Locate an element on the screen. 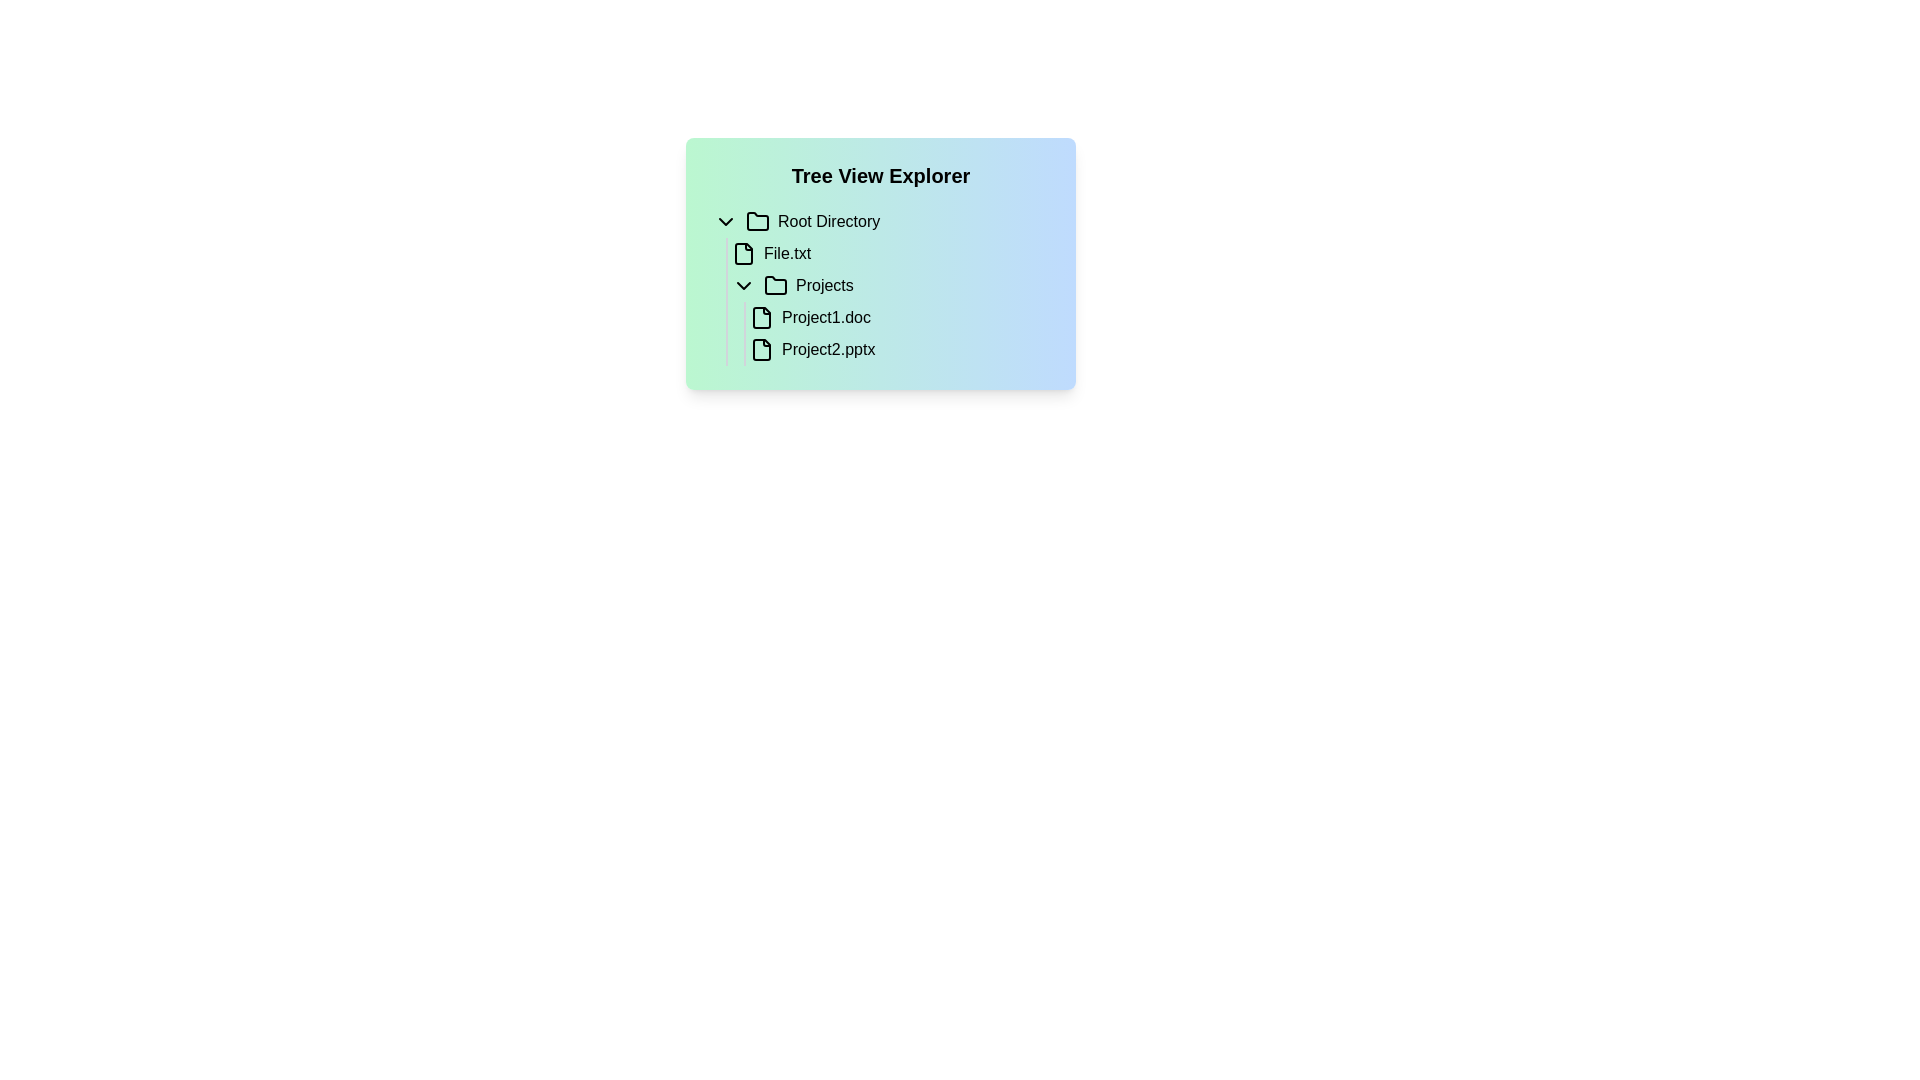  the file icon representing 'Project2.pptx' in the tree directory view under the 'Projects' folder is located at coordinates (761, 349).